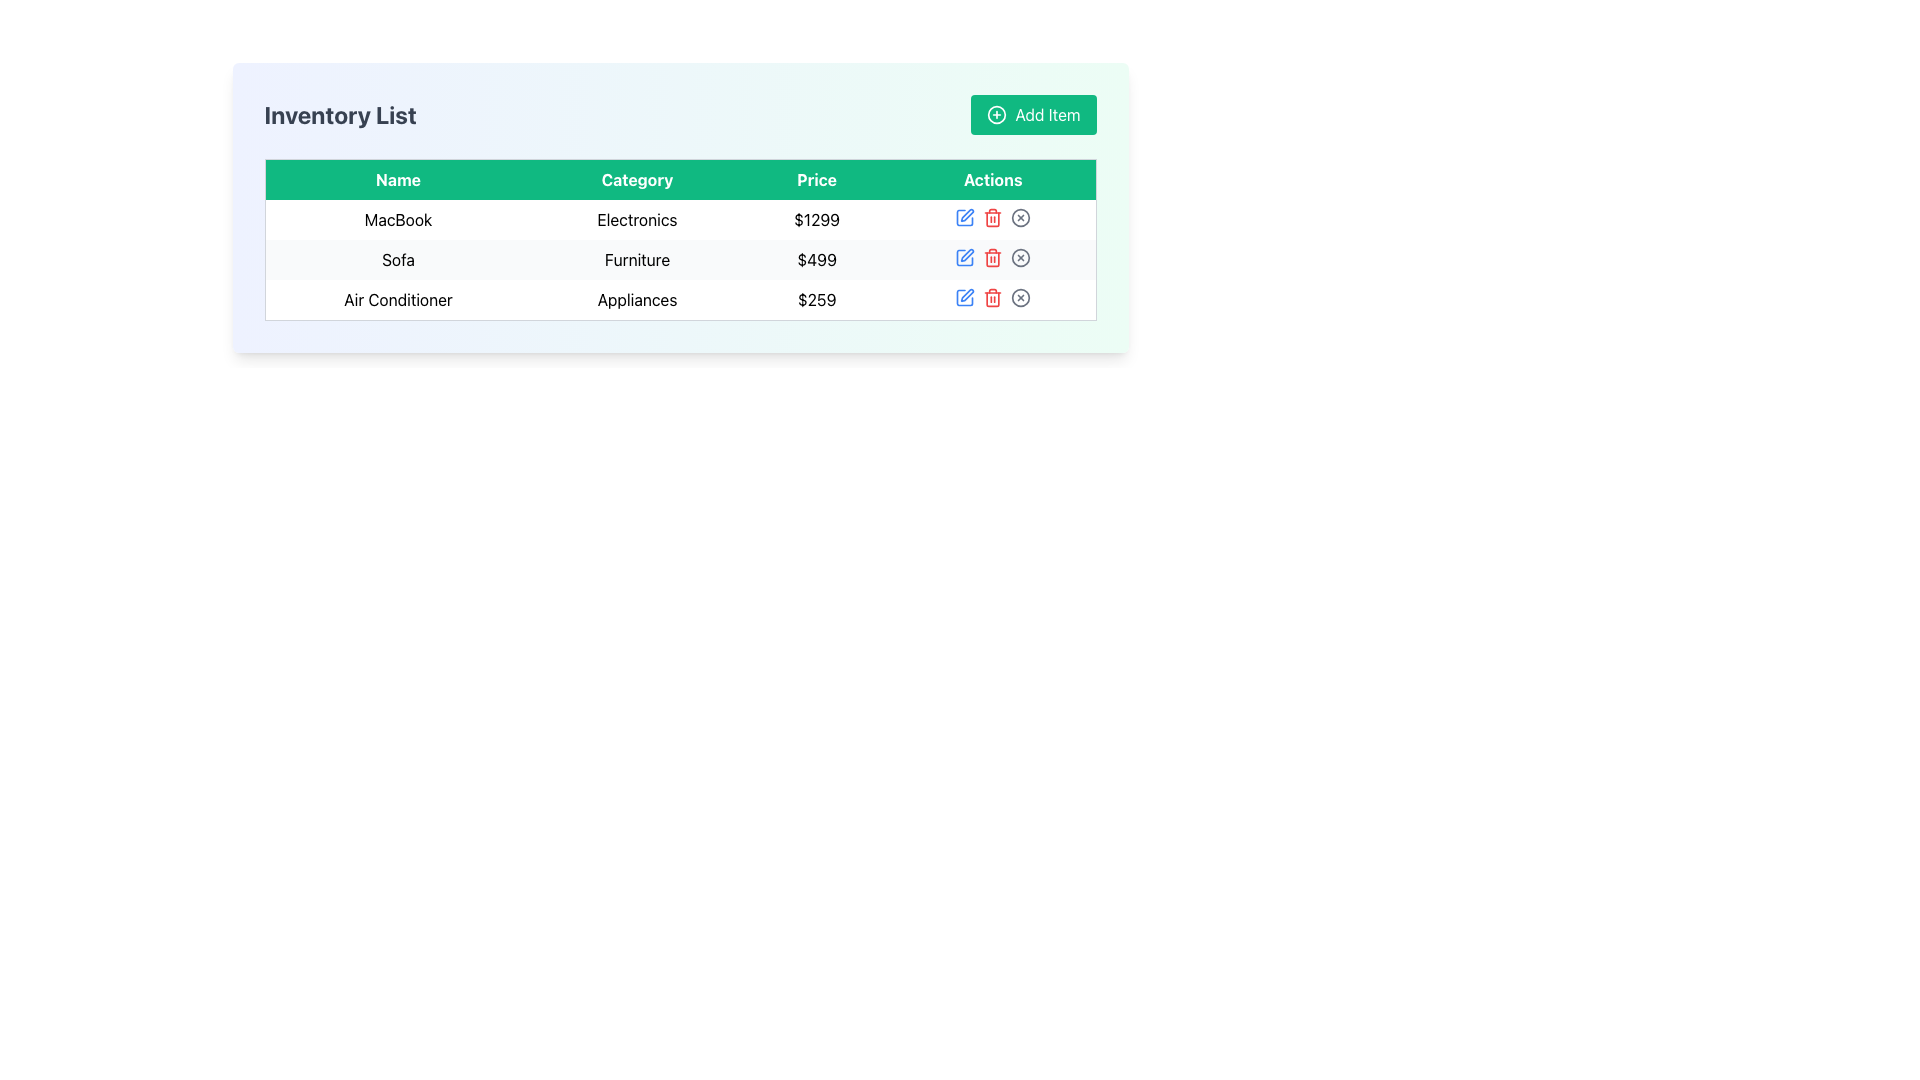 This screenshot has width=1920, height=1080. I want to click on the 'pen' icon in the 'Actions' column associated with the 'Sofa' item, positioned between the 'trash' and 'add' icons, so click(965, 257).